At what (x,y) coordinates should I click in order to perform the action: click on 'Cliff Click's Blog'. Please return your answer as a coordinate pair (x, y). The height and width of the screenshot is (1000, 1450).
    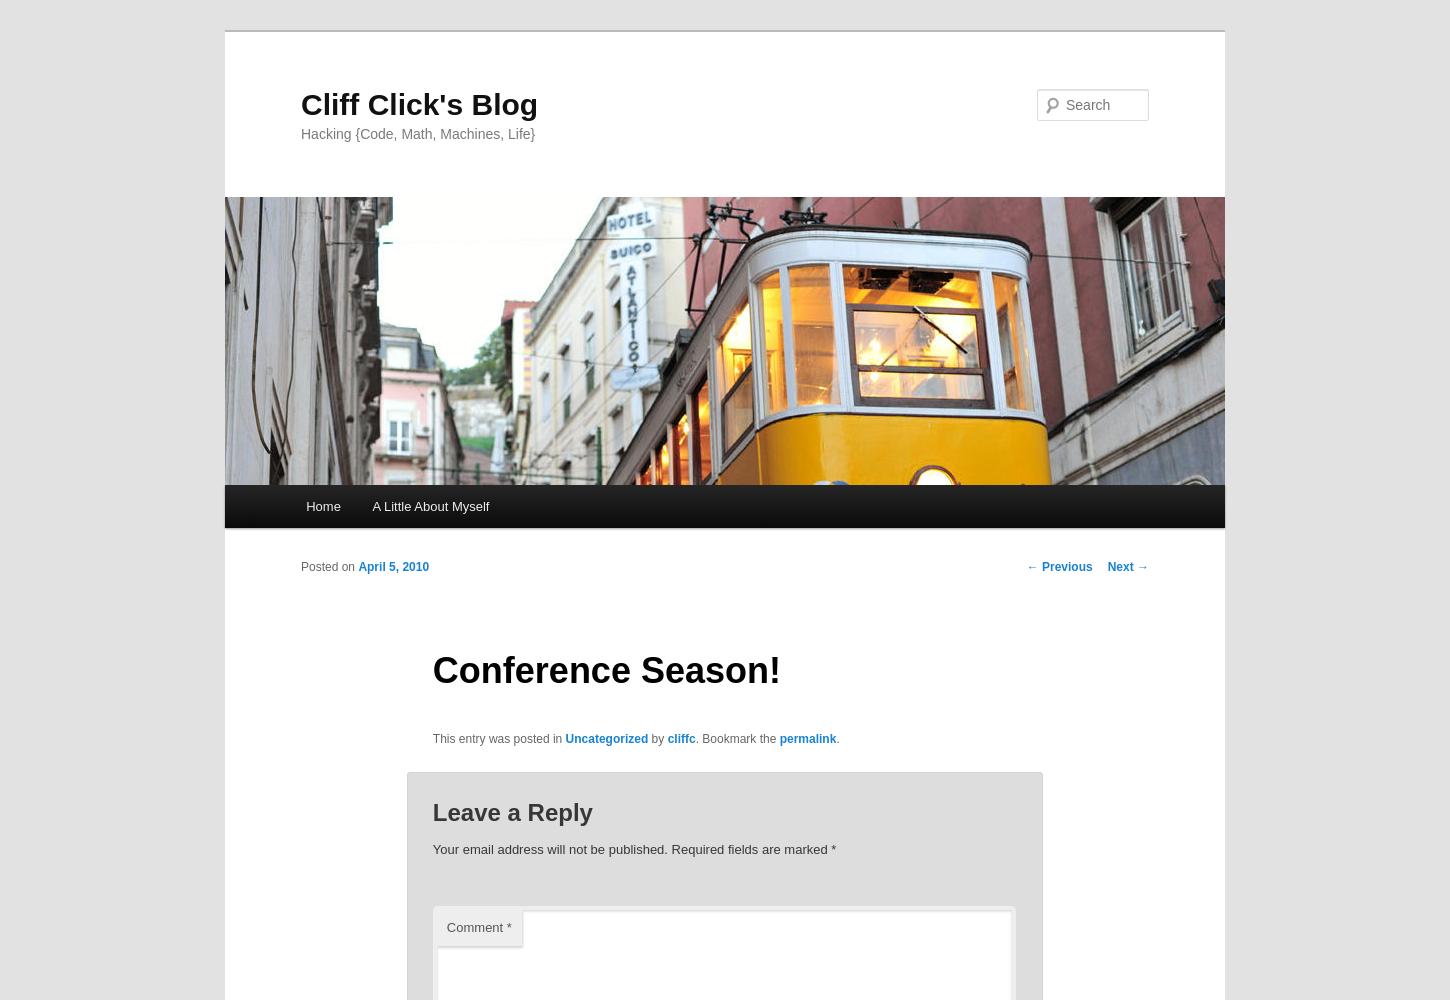
    Looking at the image, I should click on (418, 102).